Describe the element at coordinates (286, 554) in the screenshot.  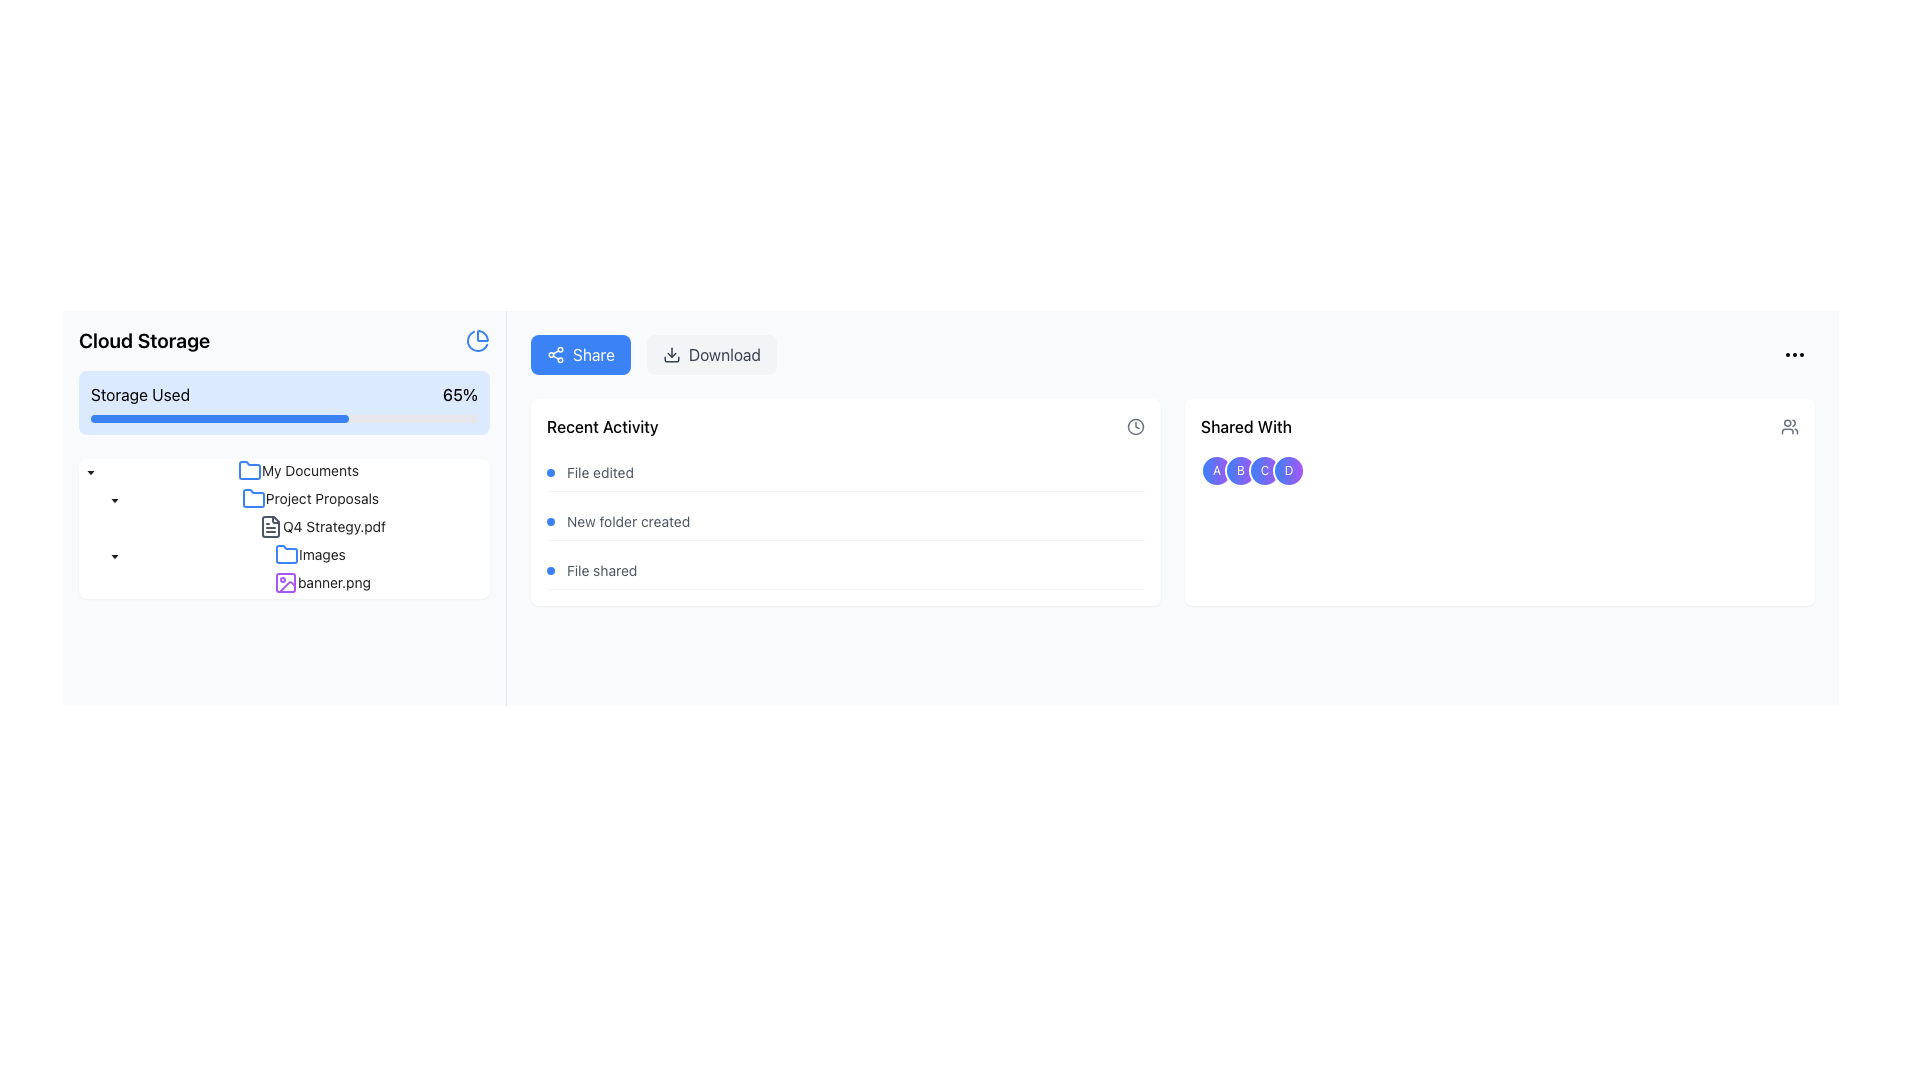
I see `the 'Images' folder icon located in the left column under 'Cloud Storage'` at that location.